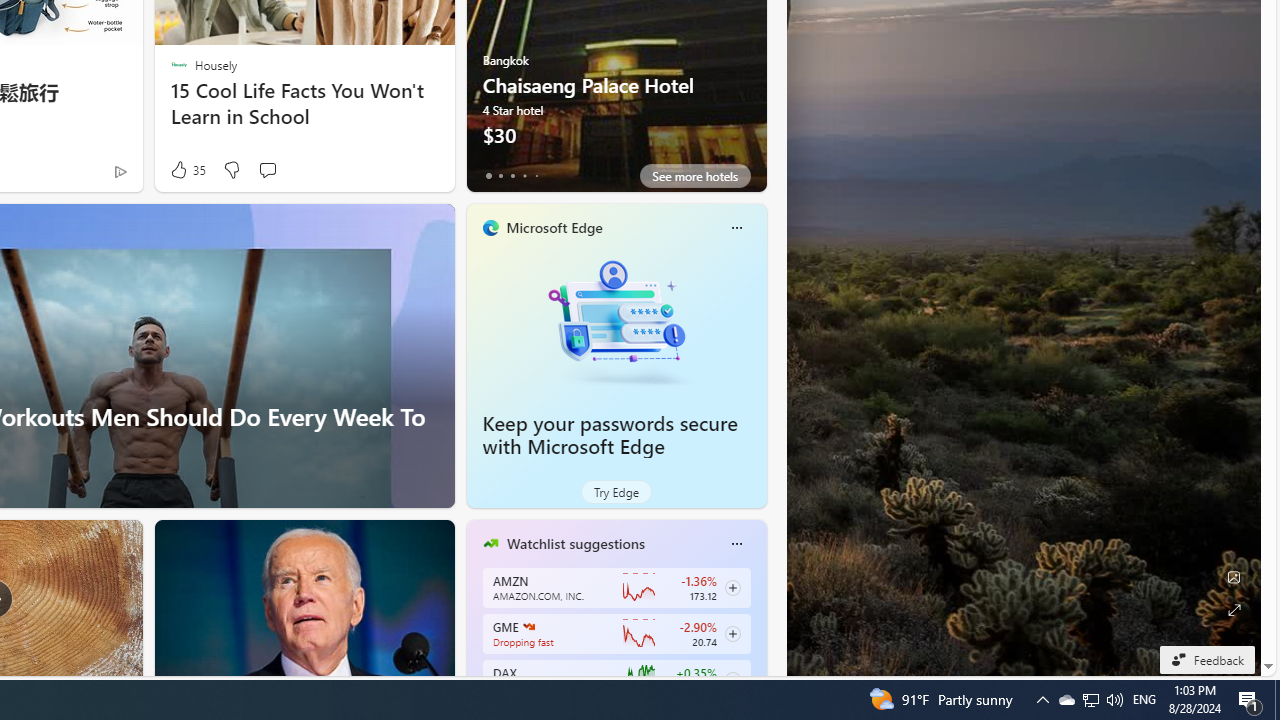 This screenshot has height=720, width=1280. I want to click on '35 Like', so click(186, 169).